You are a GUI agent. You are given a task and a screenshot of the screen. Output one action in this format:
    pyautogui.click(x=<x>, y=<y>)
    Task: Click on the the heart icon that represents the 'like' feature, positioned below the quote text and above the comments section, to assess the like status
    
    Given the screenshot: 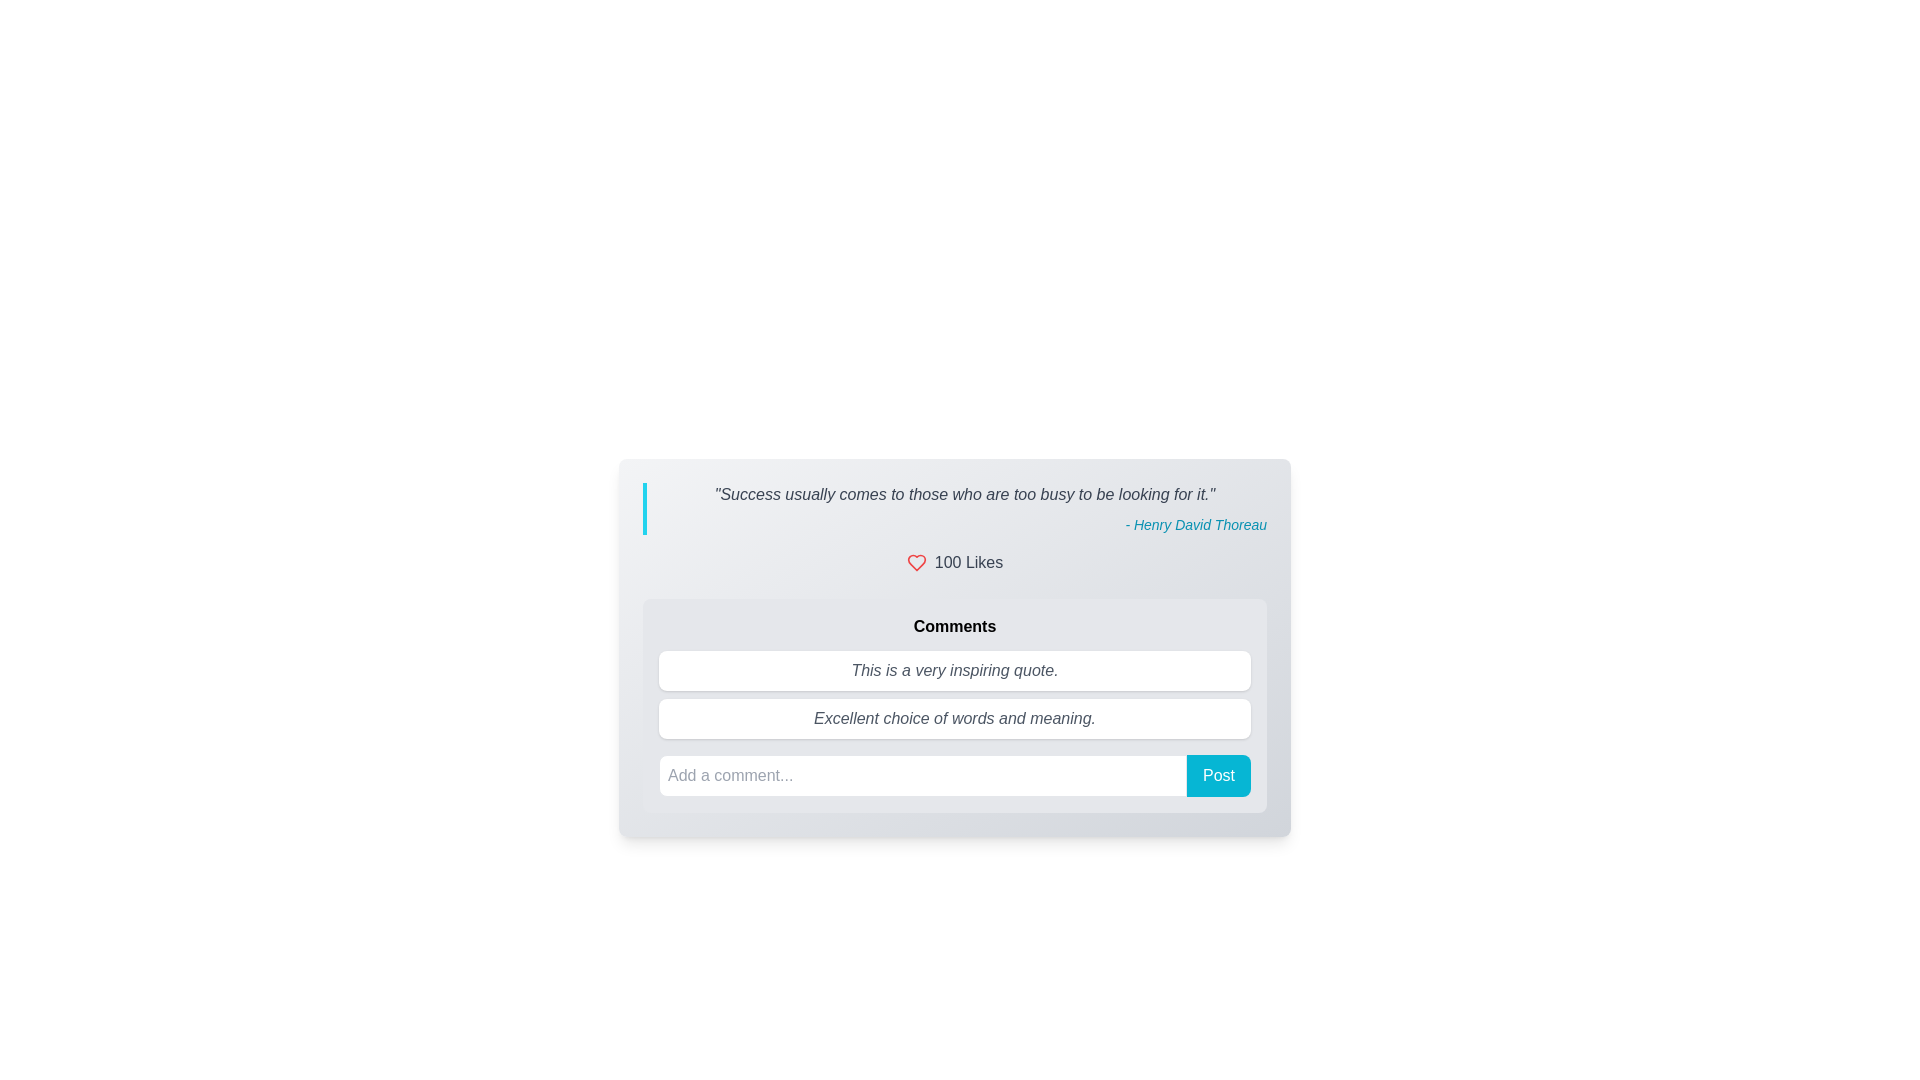 What is the action you would take?
    pyautogui.click(x=915, y=563)
    